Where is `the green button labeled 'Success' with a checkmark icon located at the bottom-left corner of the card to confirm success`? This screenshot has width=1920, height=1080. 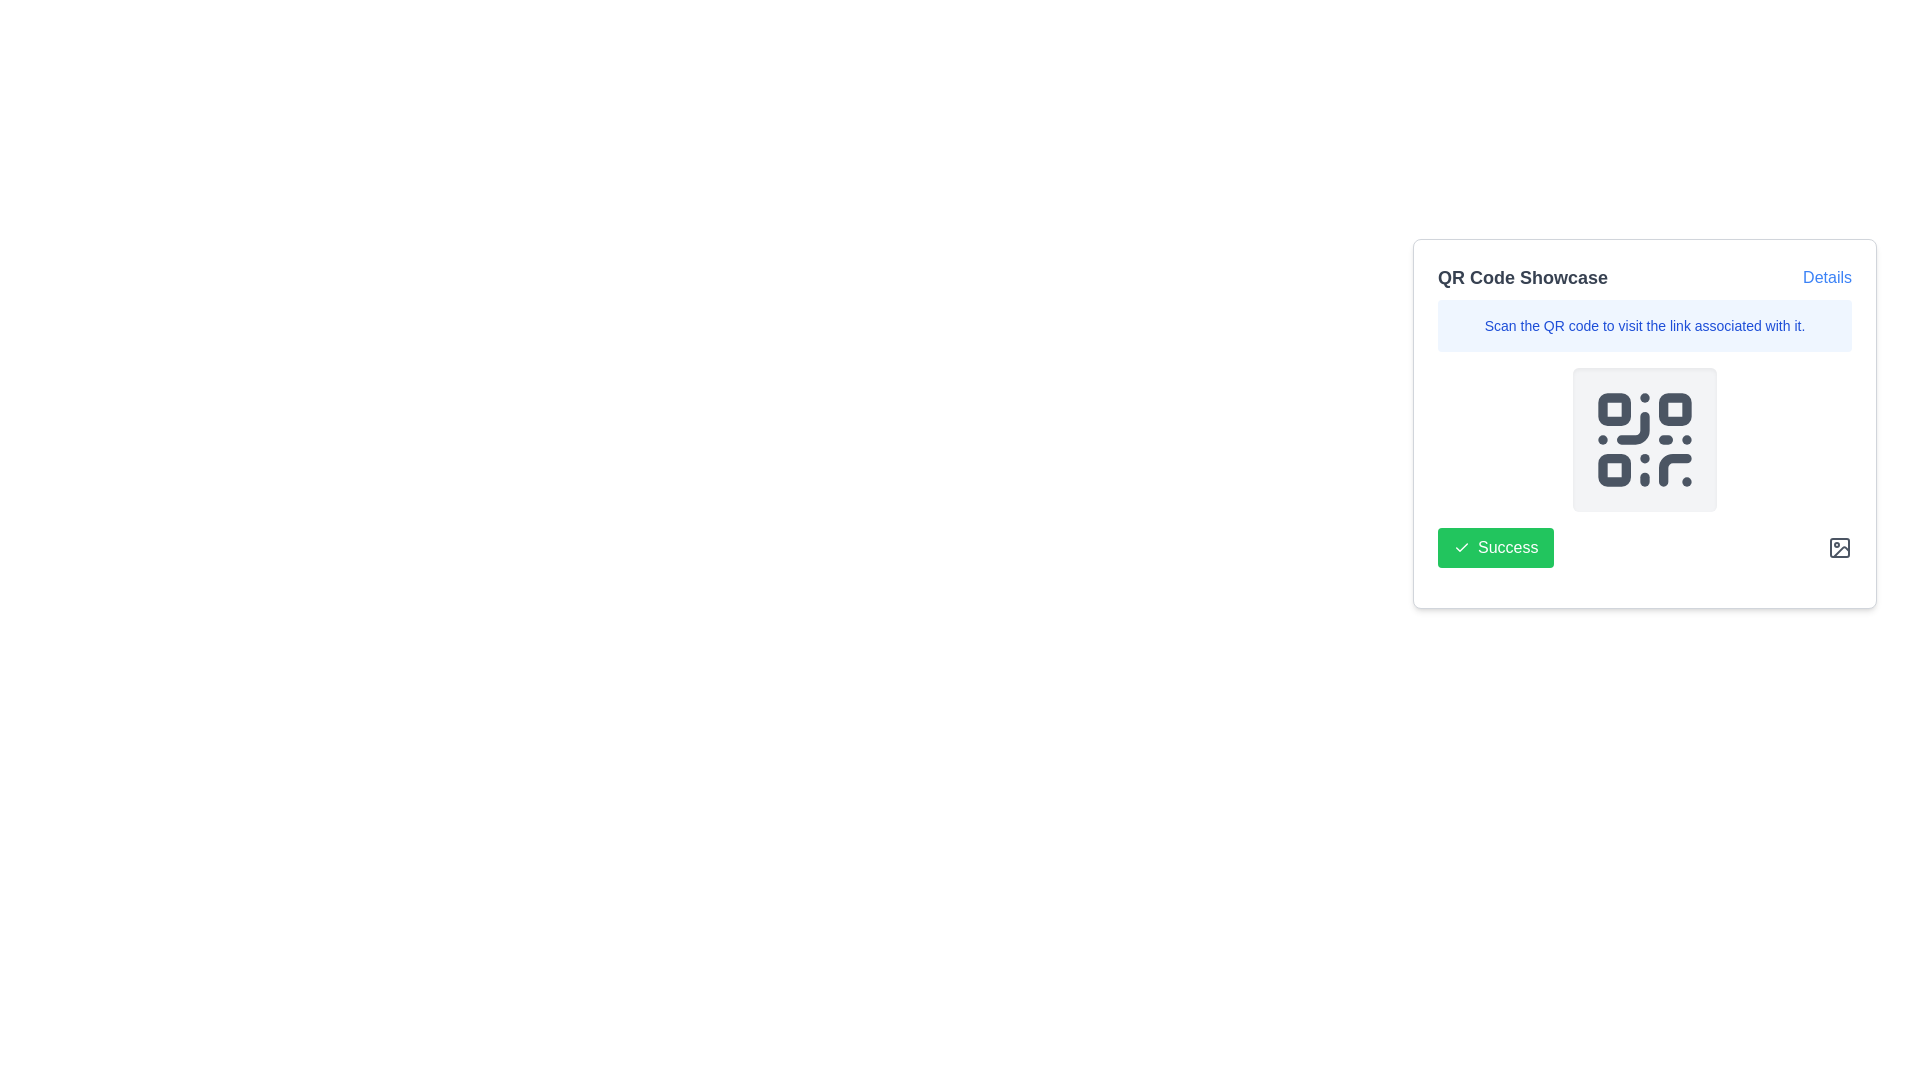 the green button labeled 'Success' with a checkmark icon located at the bottom-left corner of the card to confirm success is located at coordinates (1496, 547).